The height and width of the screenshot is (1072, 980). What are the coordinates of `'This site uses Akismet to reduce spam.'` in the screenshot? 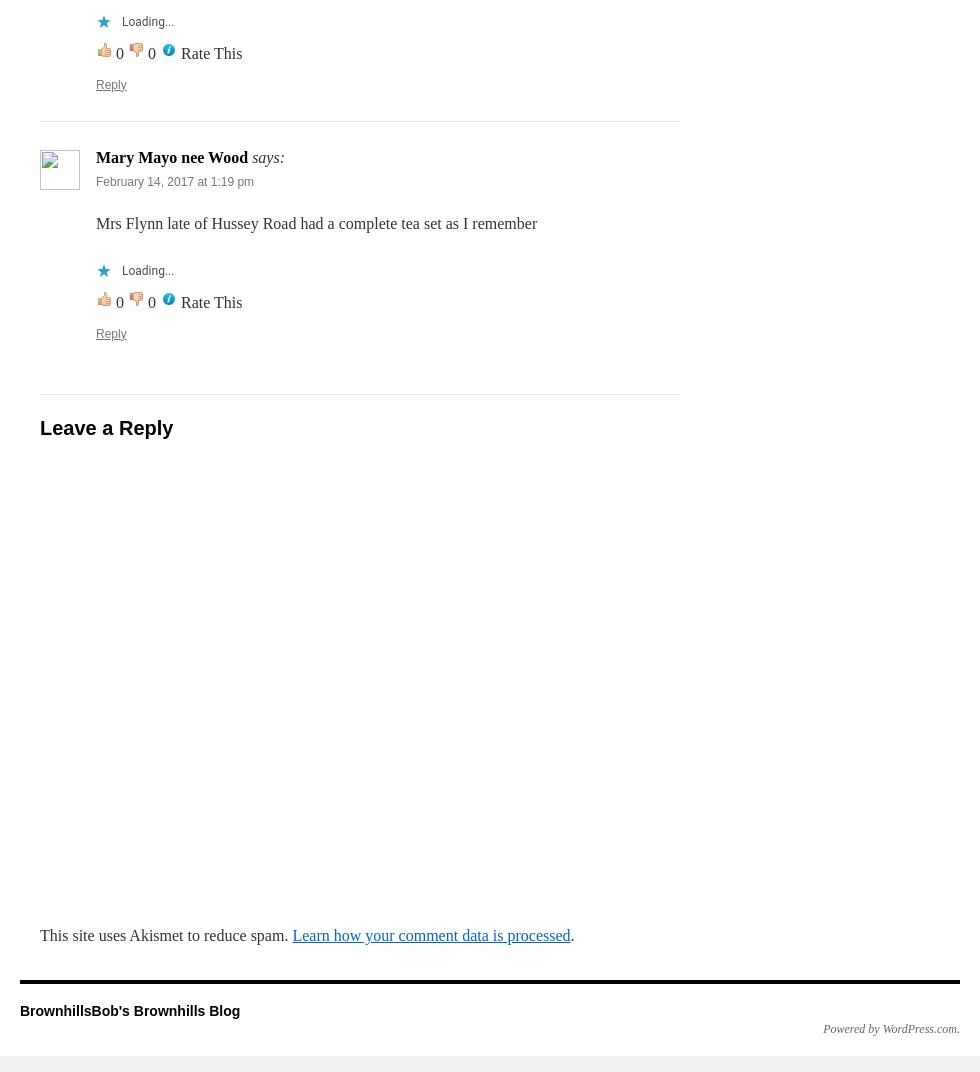 It's located at (166, 934).